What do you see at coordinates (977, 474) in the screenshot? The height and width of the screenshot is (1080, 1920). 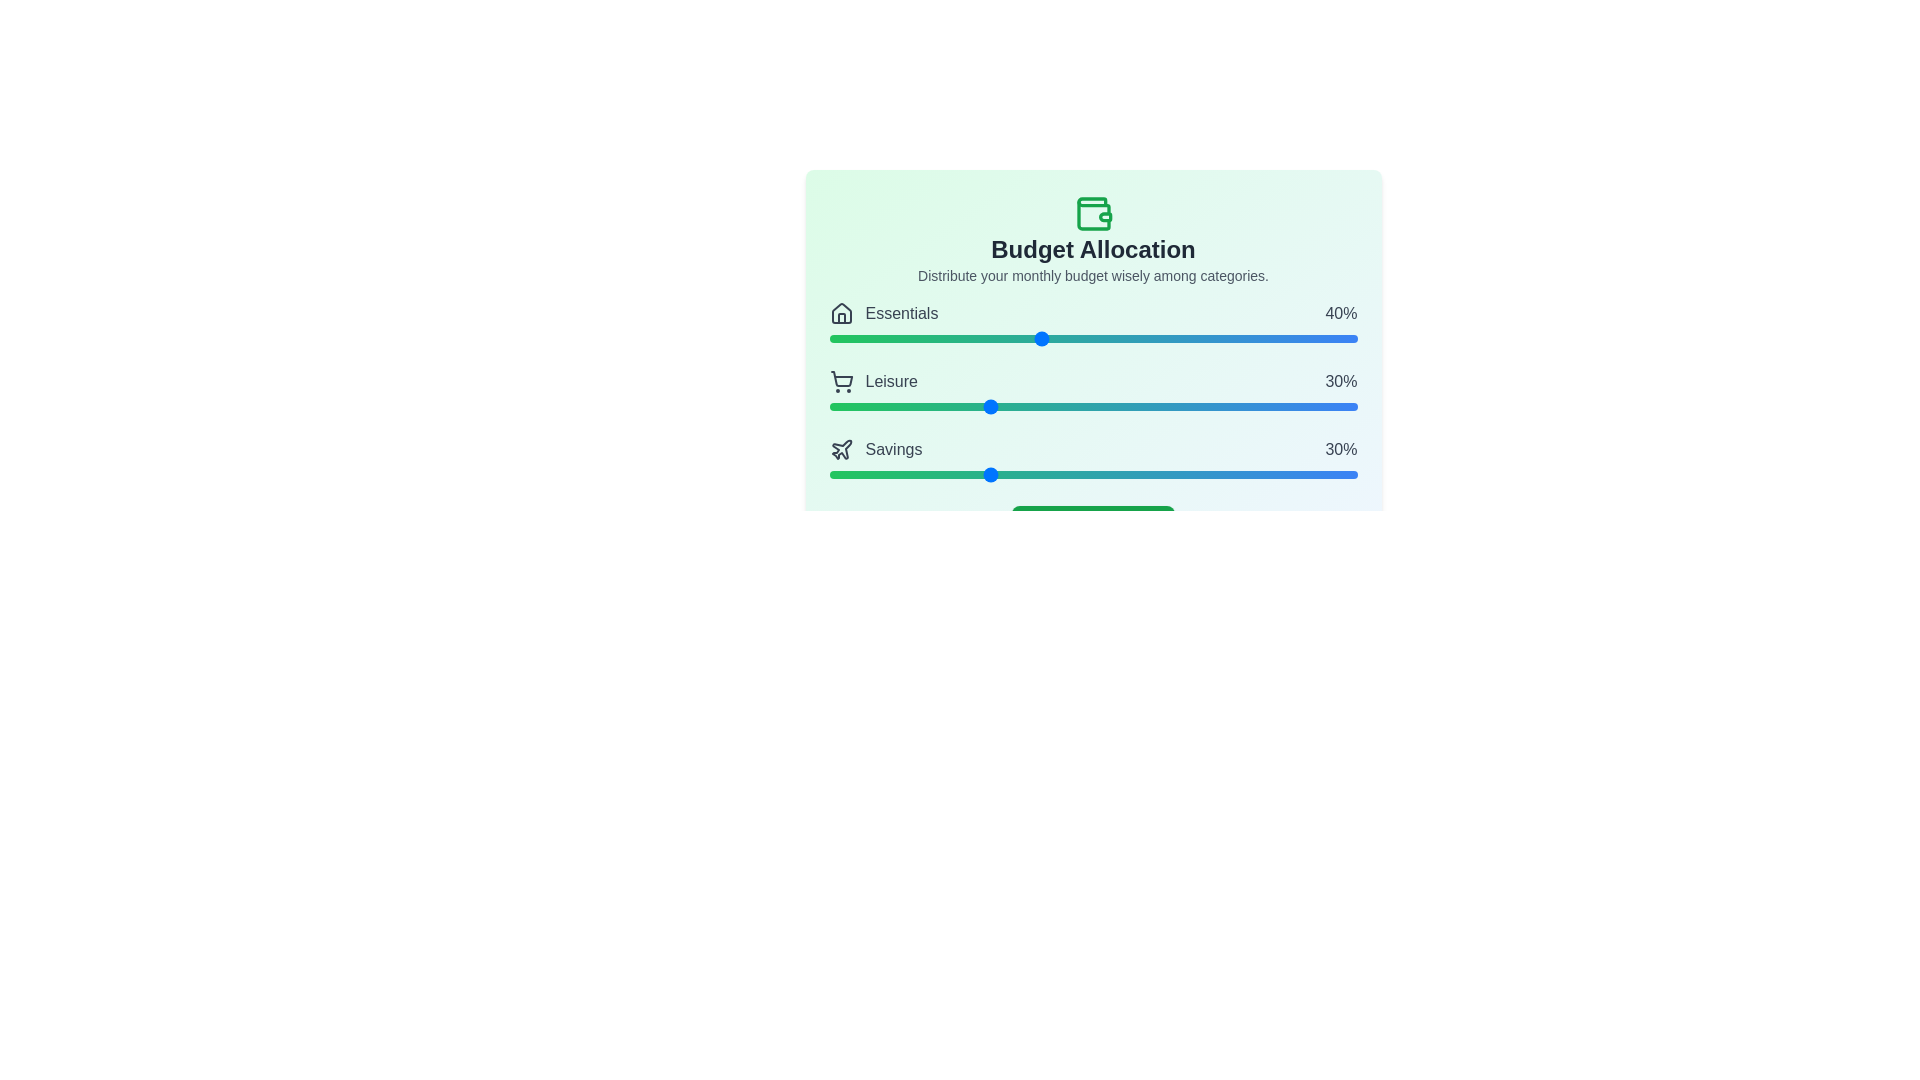 I see `the 'Savings' slider to set its value to 28` at bounding box center [977, 474].